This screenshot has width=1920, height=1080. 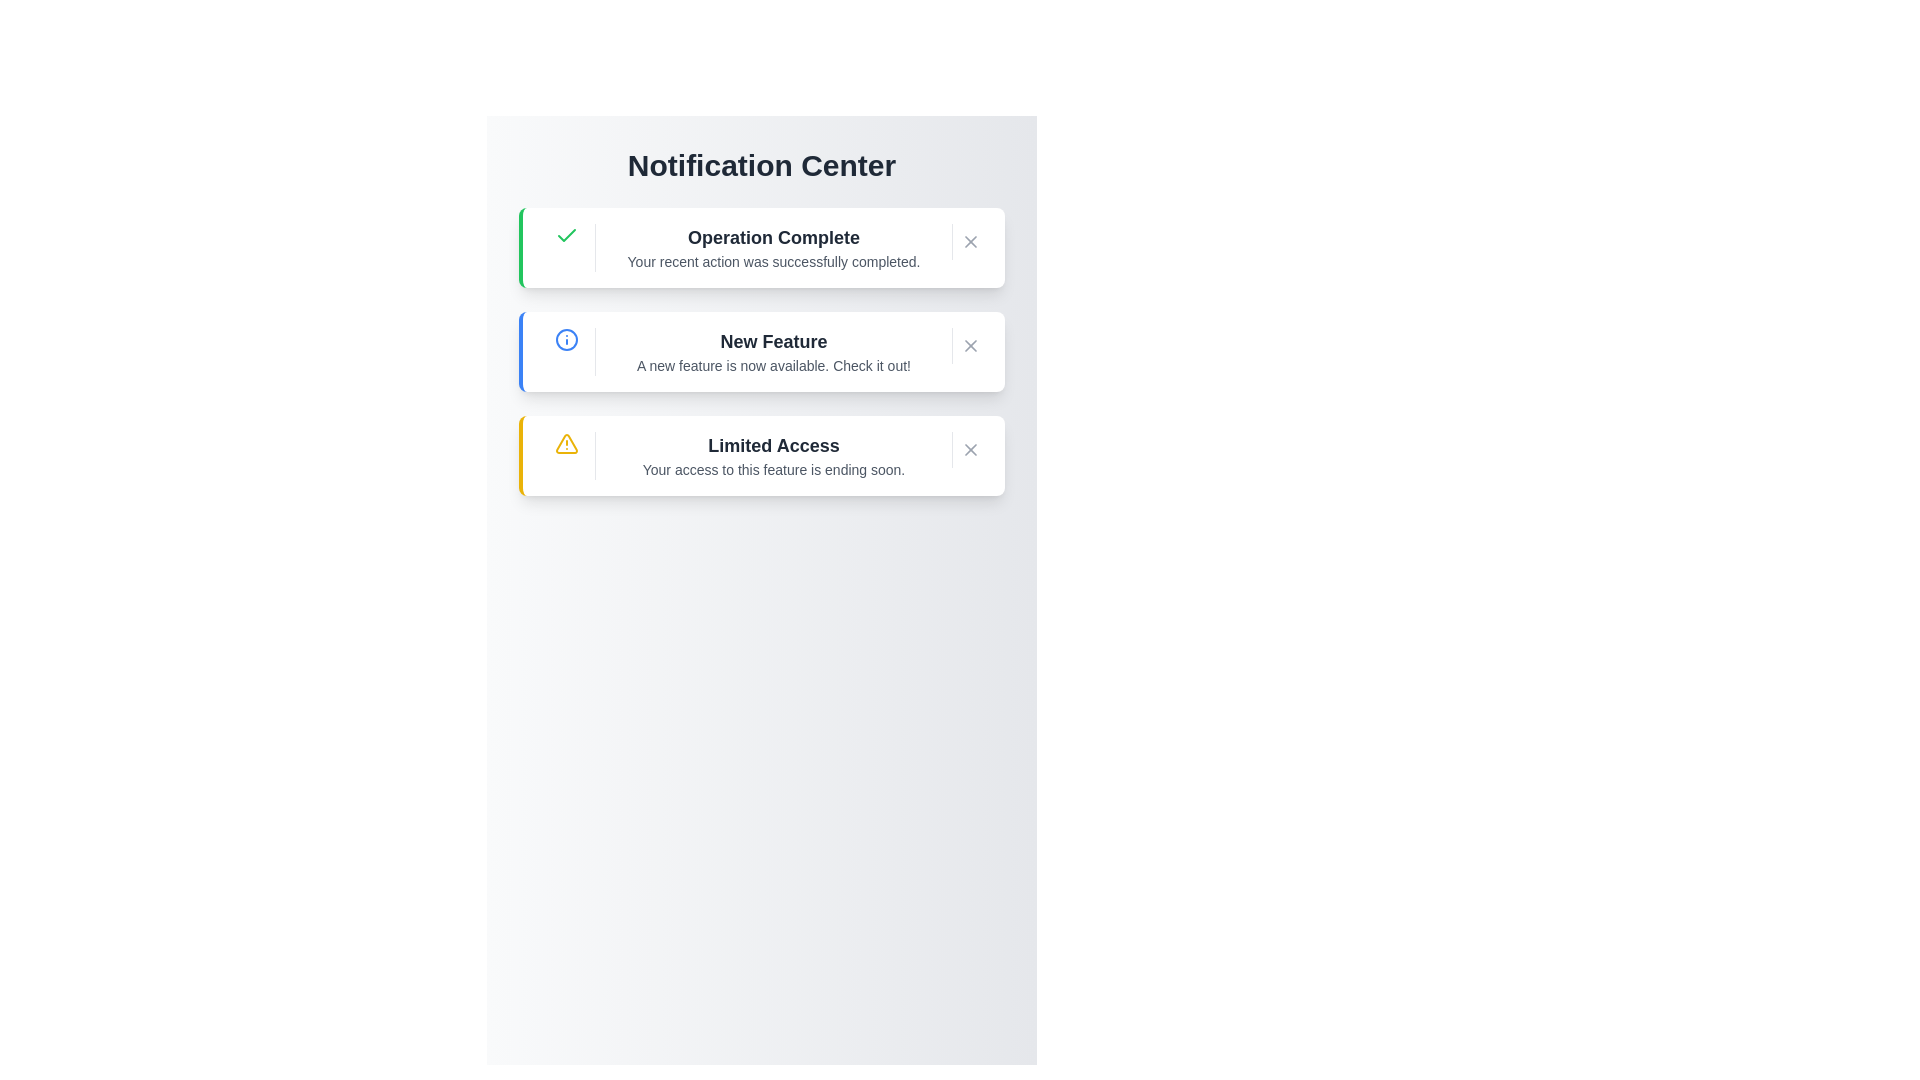 I want to click on the green checkmark icon within the 'Operation Complete' notification card in the Notification Center, so click(x=565, y=234).